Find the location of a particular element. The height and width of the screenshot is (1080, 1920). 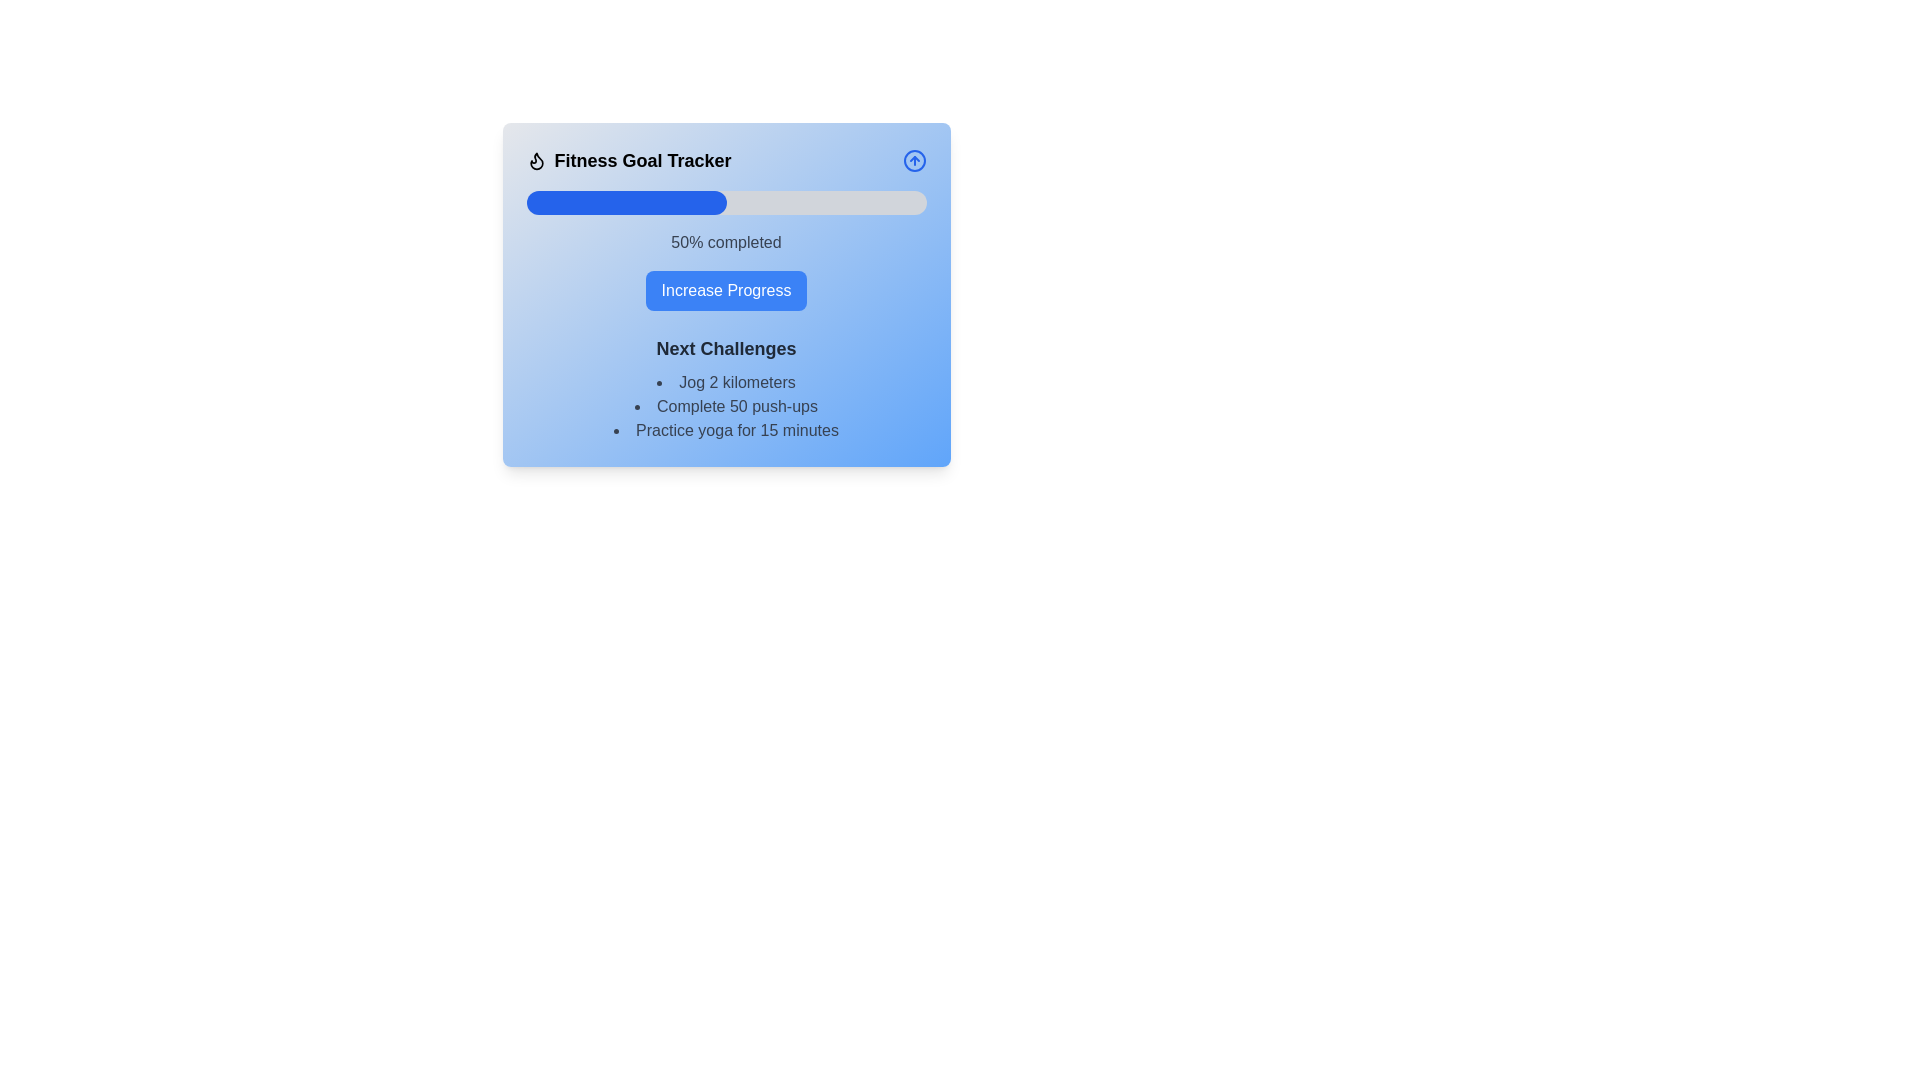

the button located within the 'Fitness Goal Tracker' card, positioned below the progress bar that indicates '50% completed' is located at coordinates (725, 290).